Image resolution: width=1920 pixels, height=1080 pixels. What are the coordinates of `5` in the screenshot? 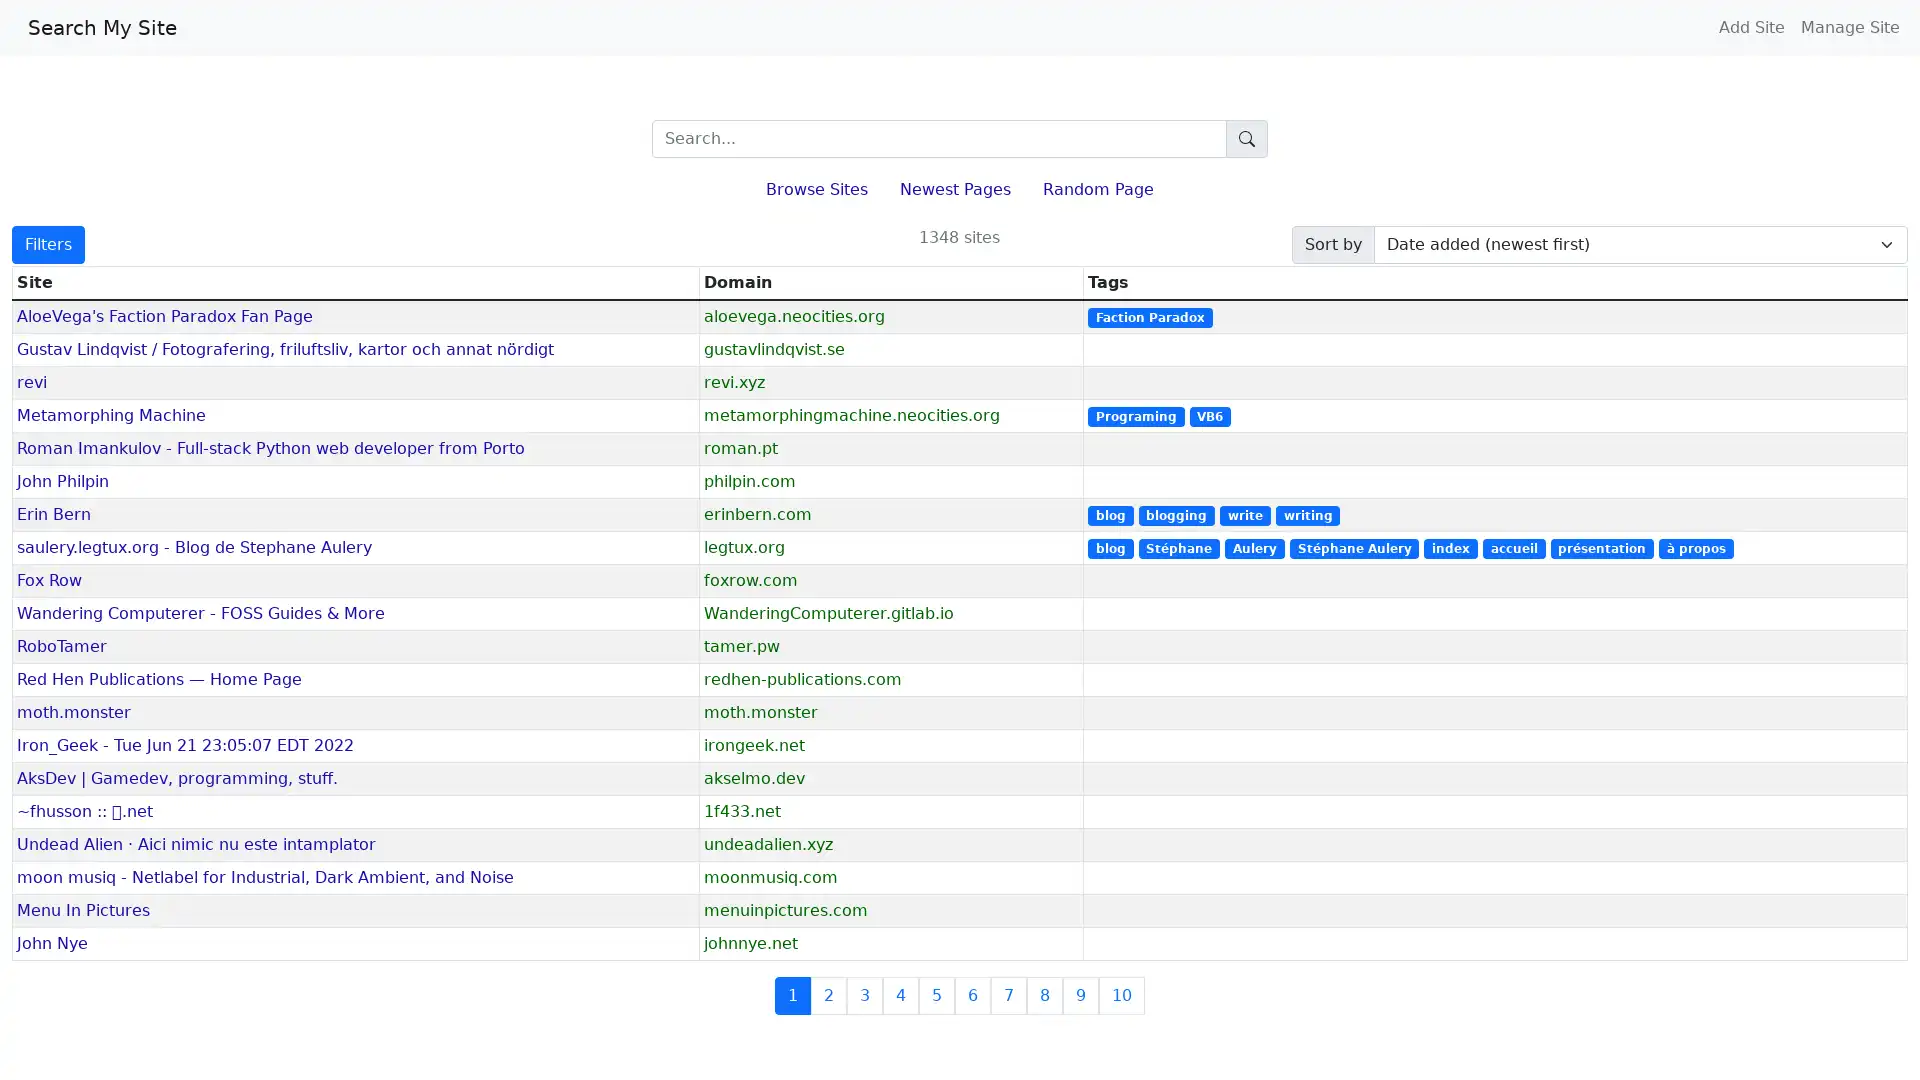 It's located at (935, 995).